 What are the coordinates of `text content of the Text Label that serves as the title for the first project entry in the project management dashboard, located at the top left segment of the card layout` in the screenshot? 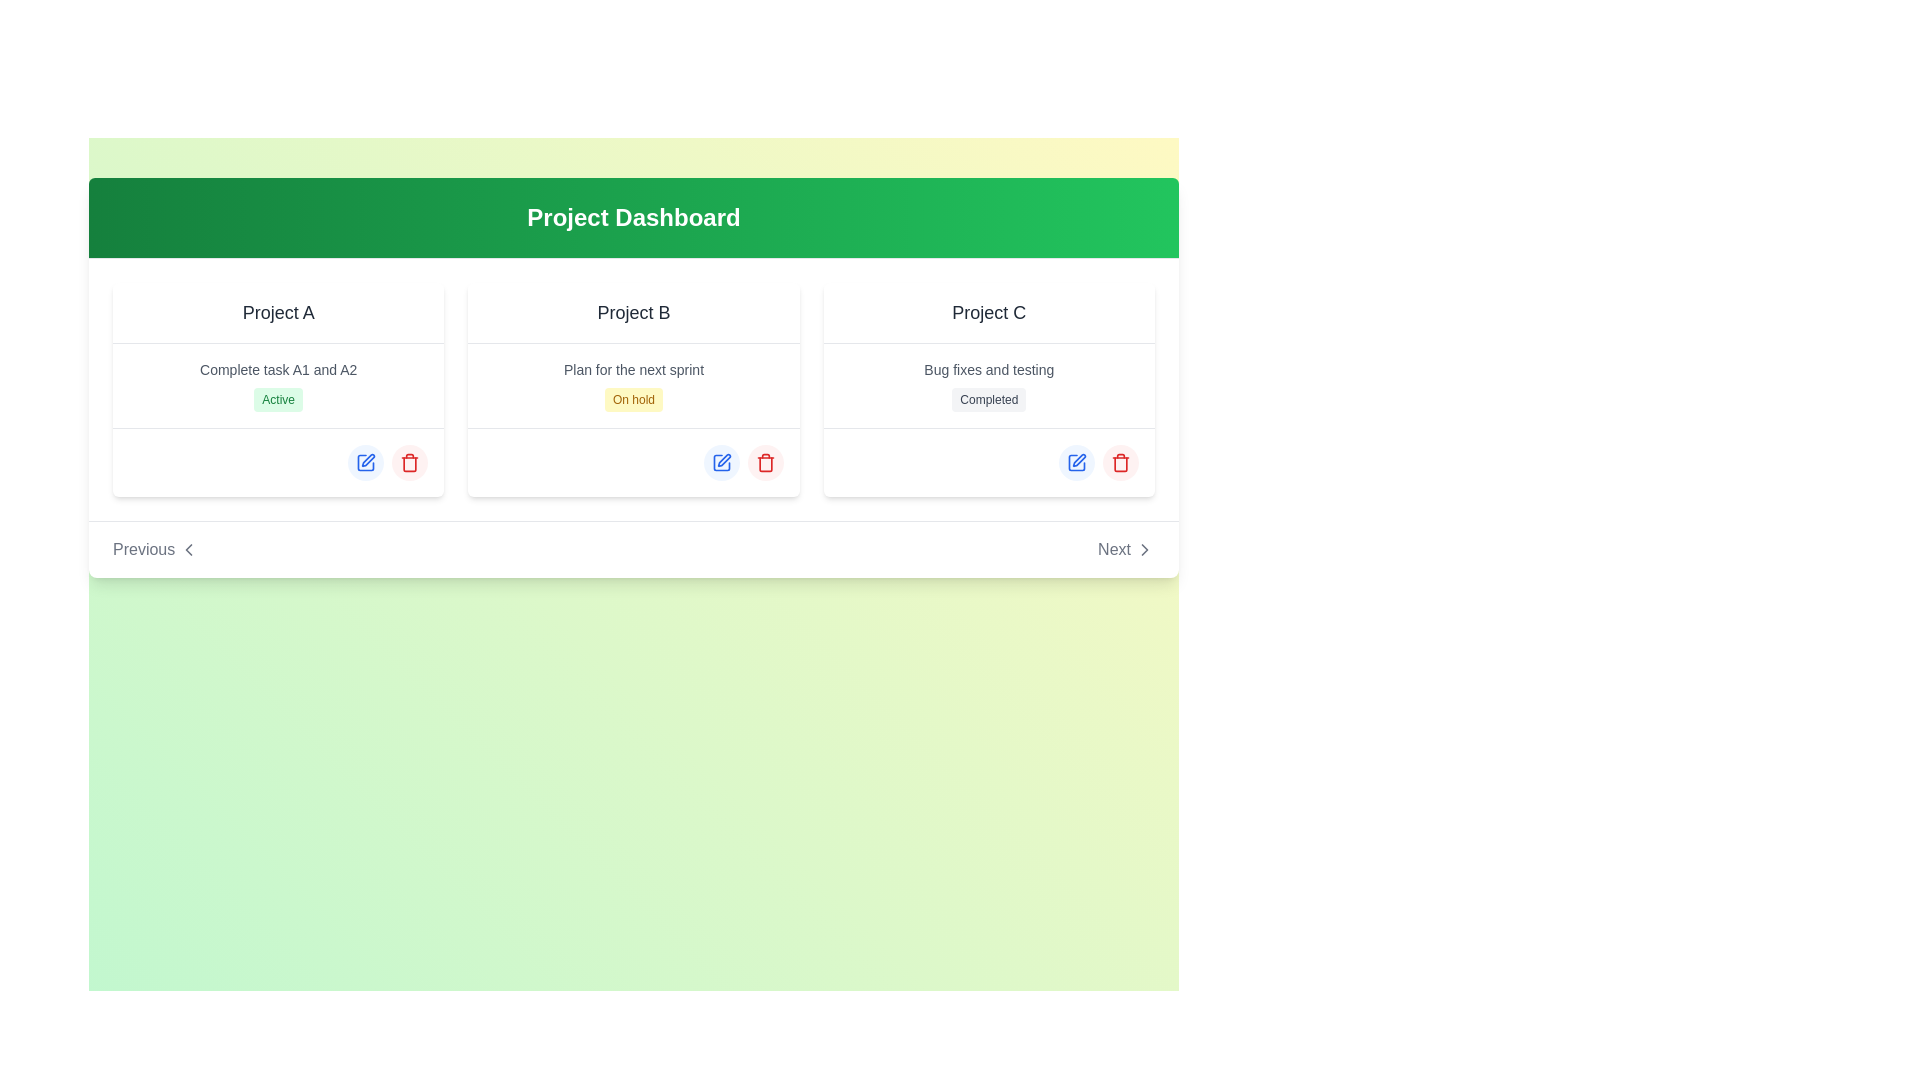 It's located at (277, 313).